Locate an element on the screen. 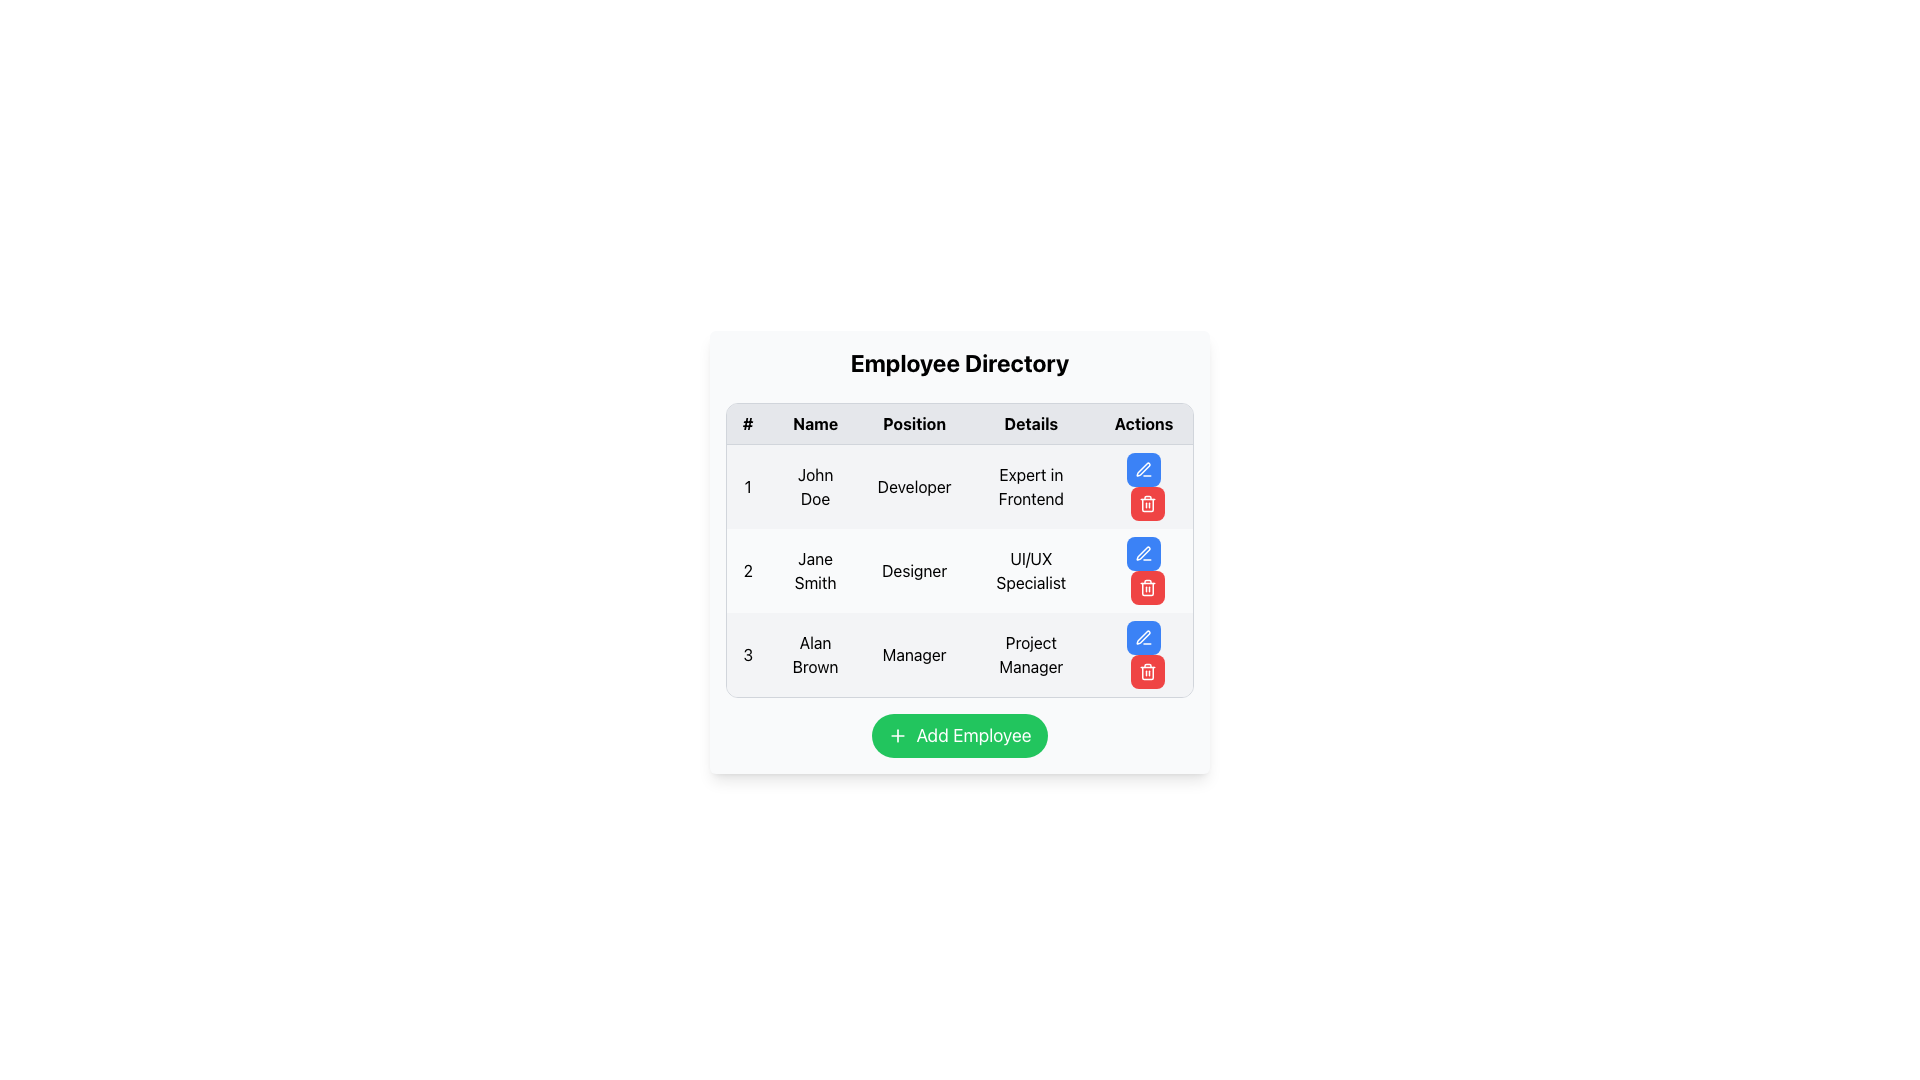  the first cell in the first row of the table header, which represents a column header for a numbering system is located at coordinates (747, 423).